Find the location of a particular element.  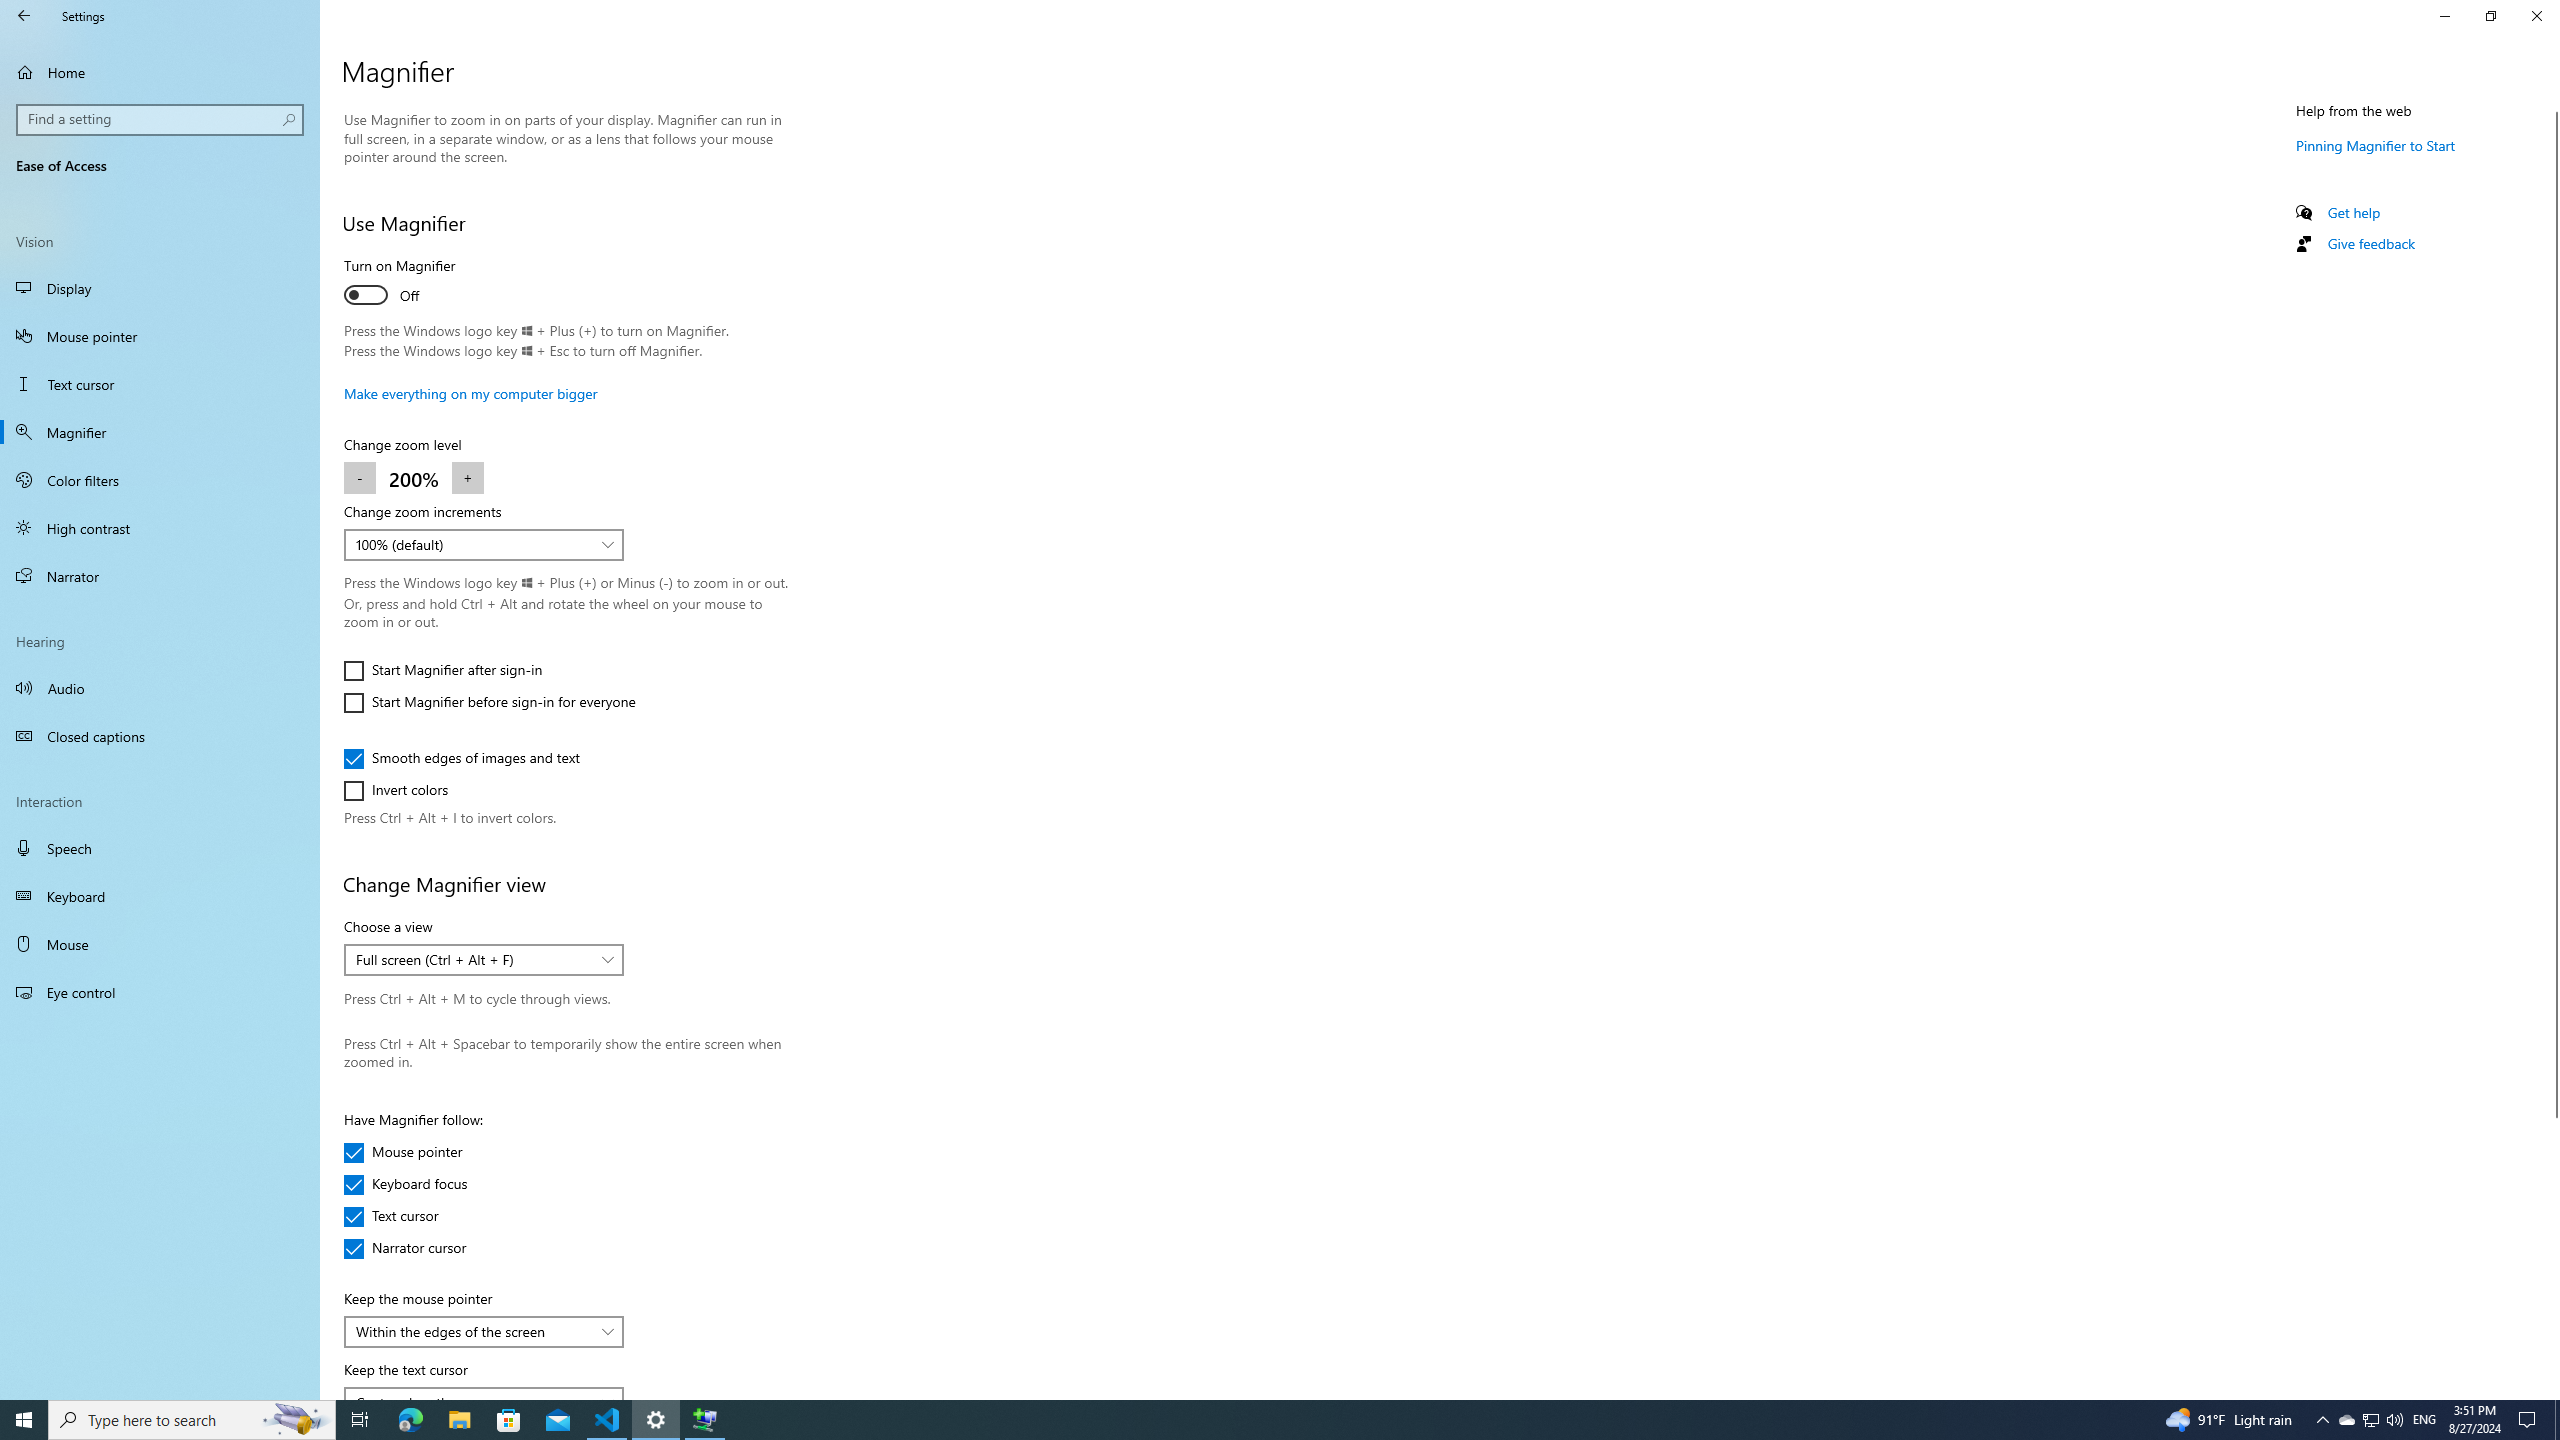

'Color filters' is located at coordinates (159, 479).